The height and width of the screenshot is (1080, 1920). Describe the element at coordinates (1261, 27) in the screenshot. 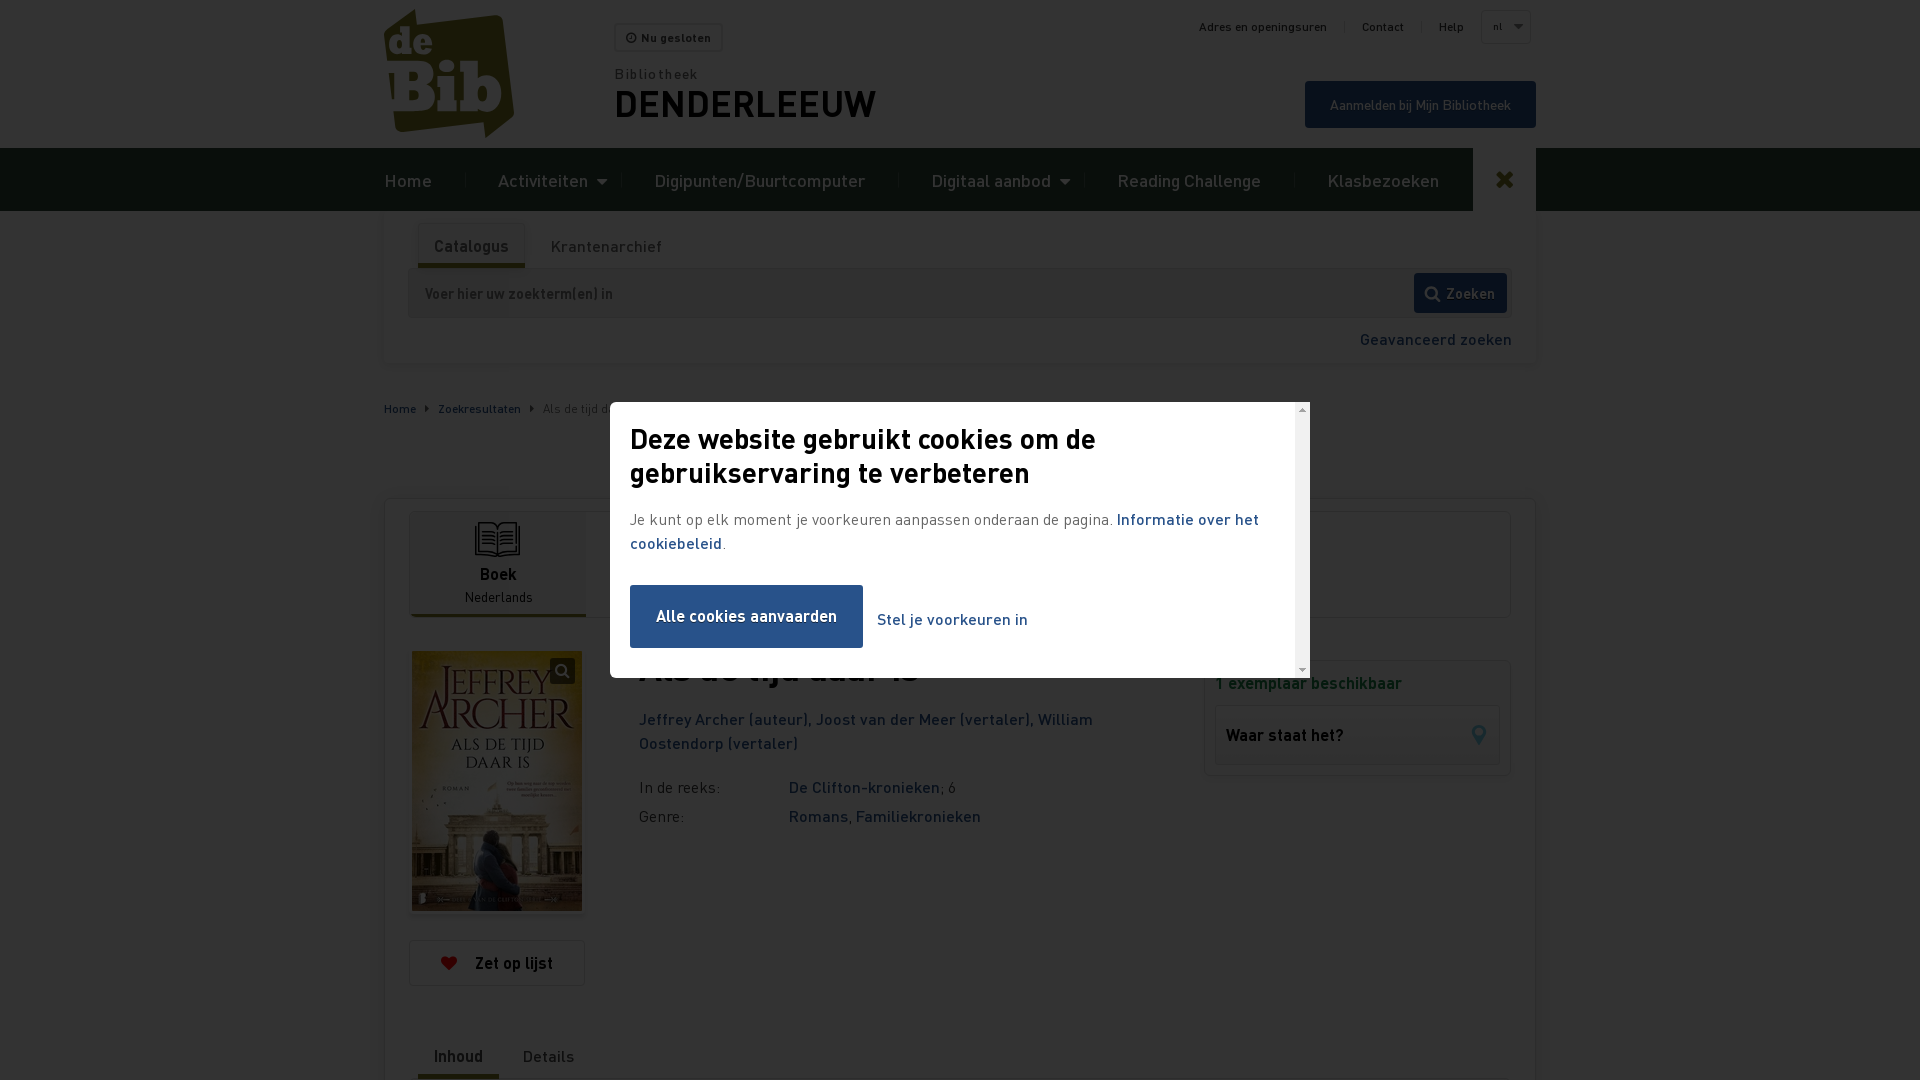

I see `'Adres en openingsuren'` at that location.